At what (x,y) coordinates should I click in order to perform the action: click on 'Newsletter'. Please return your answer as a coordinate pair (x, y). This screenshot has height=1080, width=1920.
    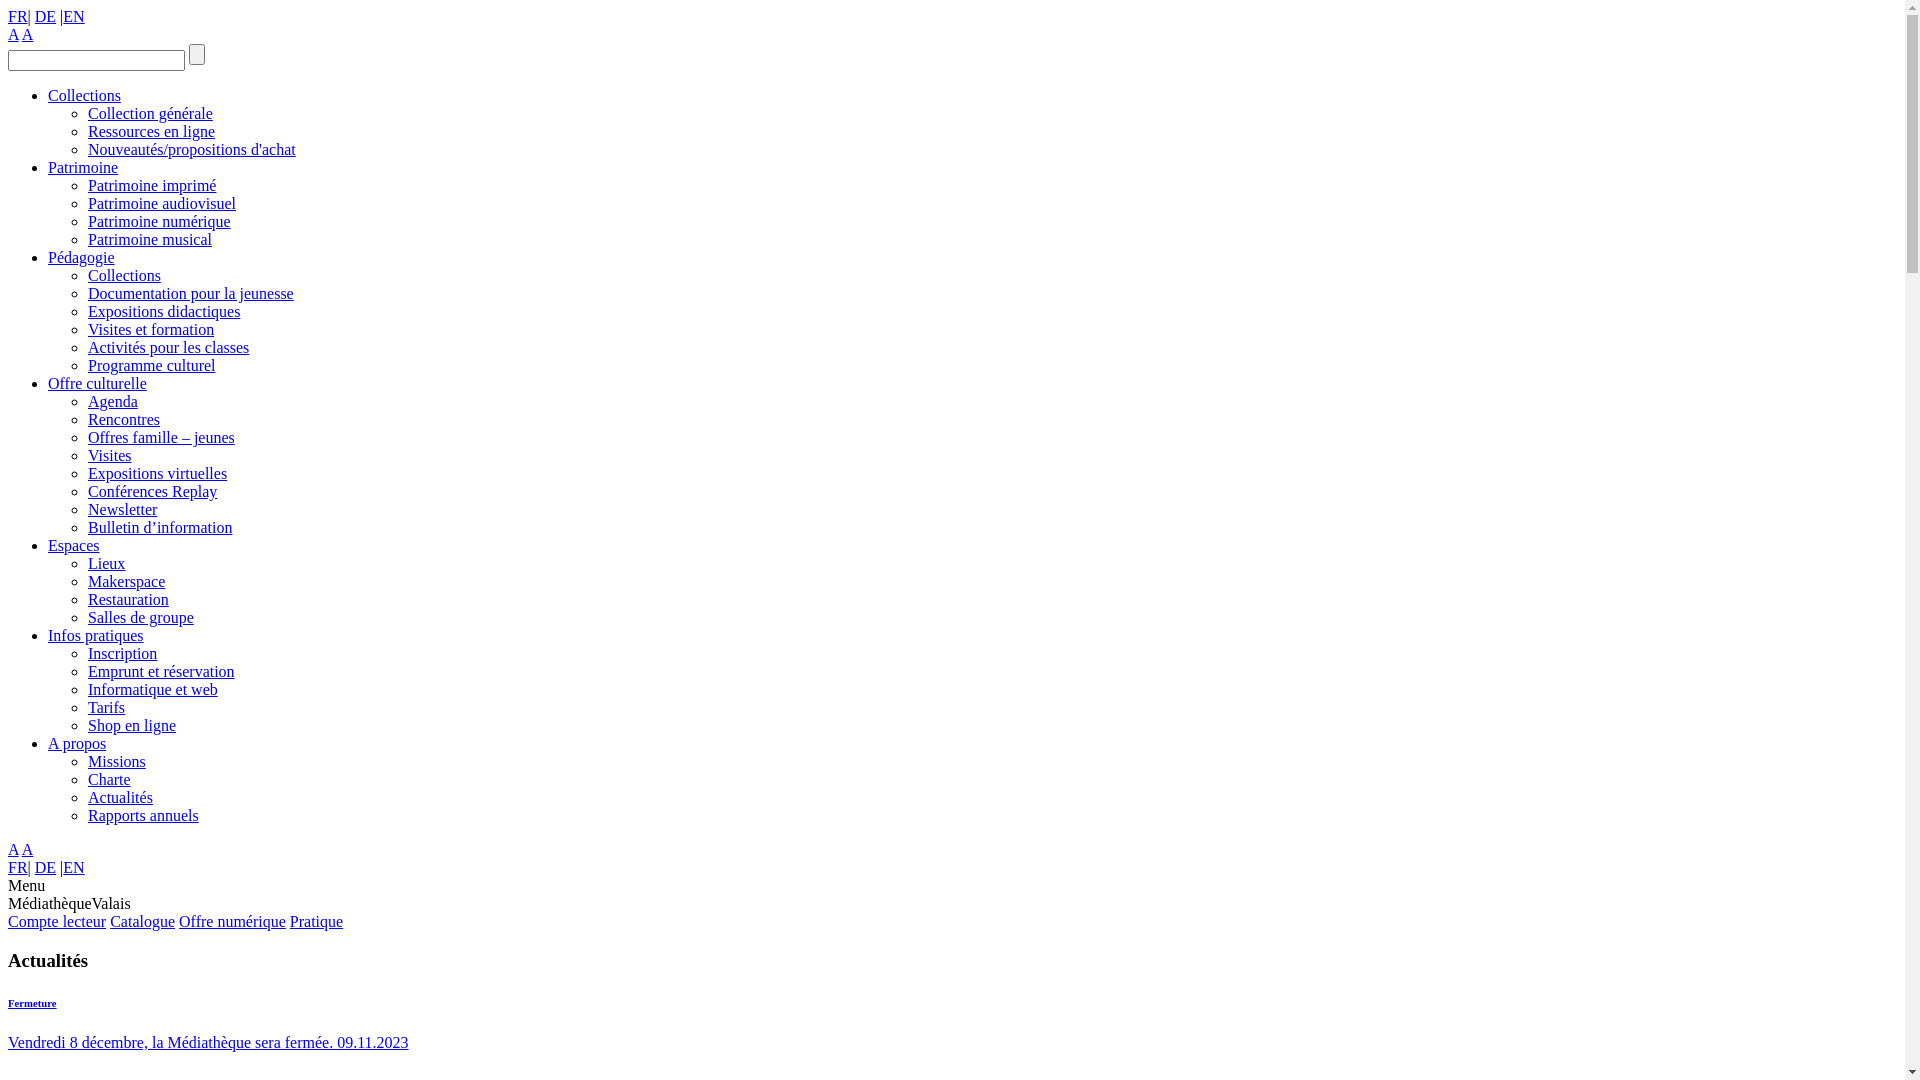
    Looking at the image, I should click on (121, 508).